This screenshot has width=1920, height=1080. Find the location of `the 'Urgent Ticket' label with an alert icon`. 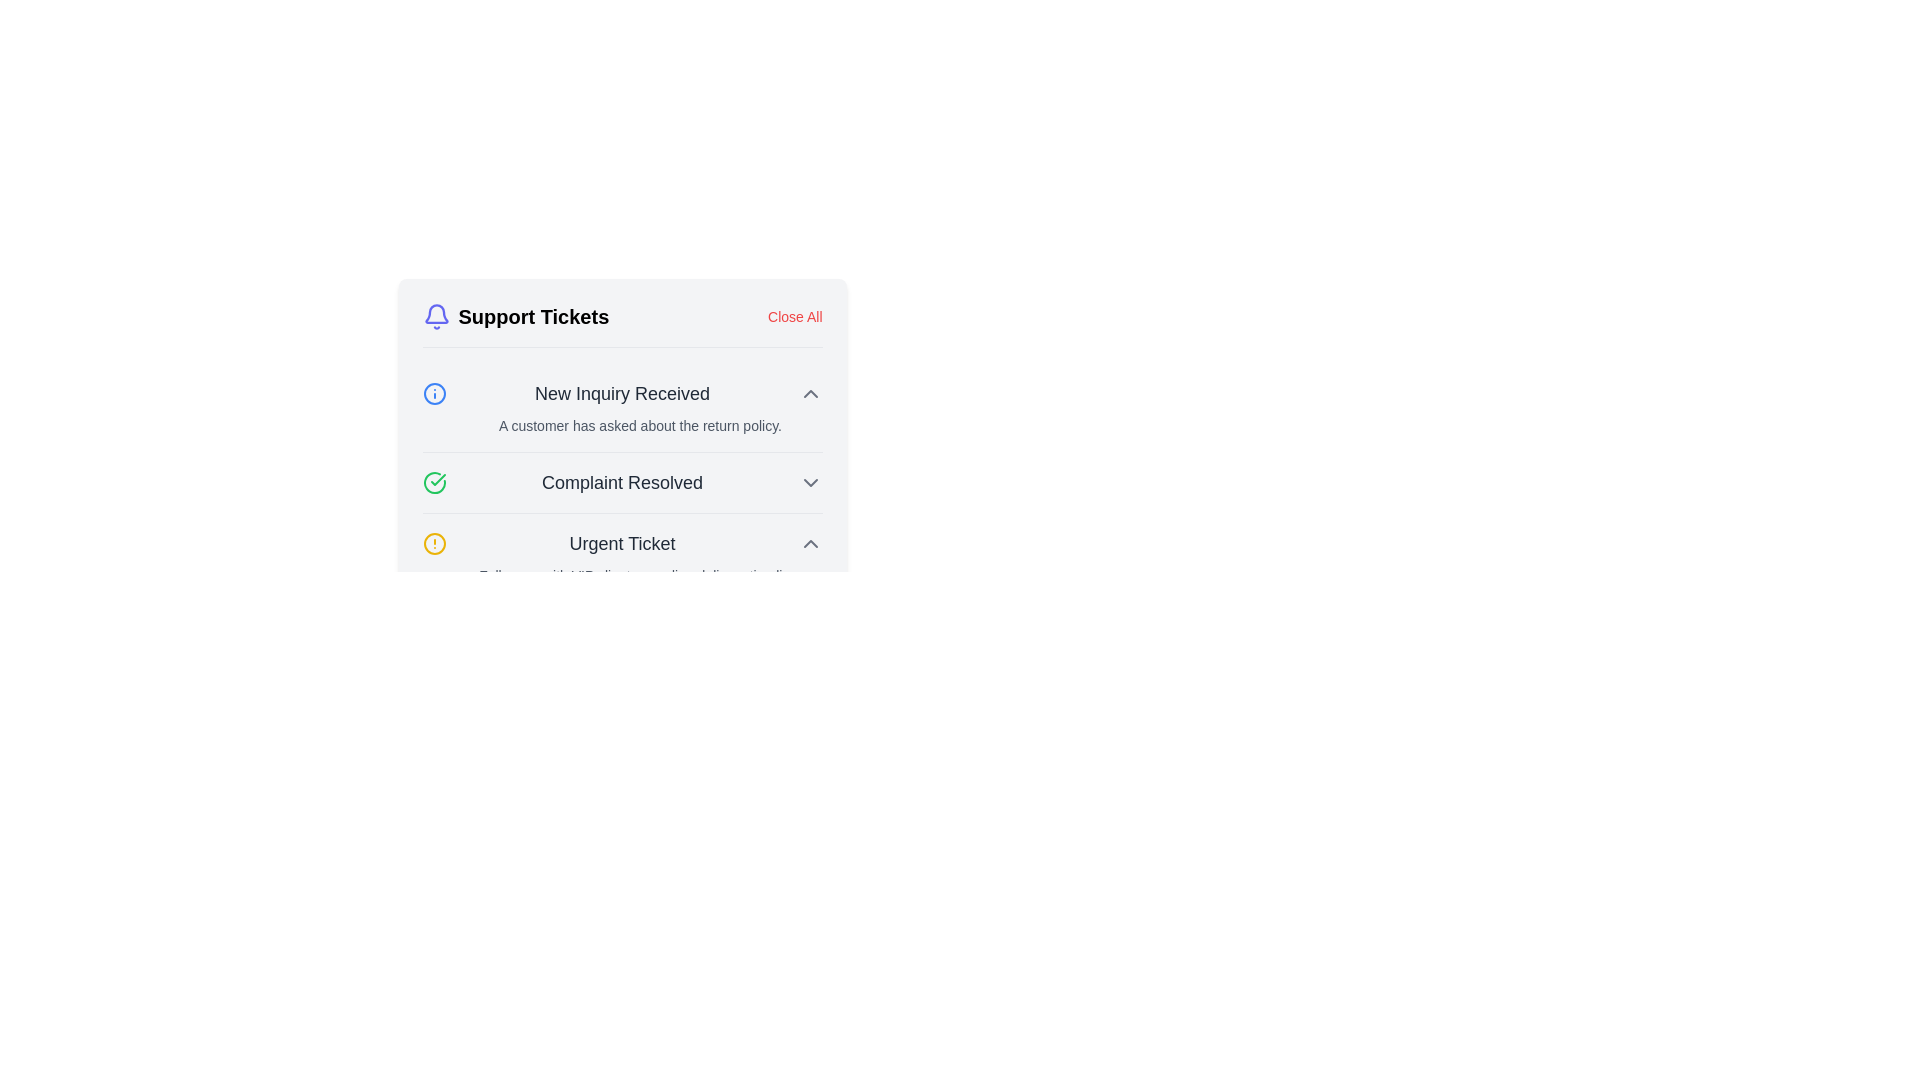

the 'Urgent Ticket' label with an alert icon is located at coordinates (621, 543).